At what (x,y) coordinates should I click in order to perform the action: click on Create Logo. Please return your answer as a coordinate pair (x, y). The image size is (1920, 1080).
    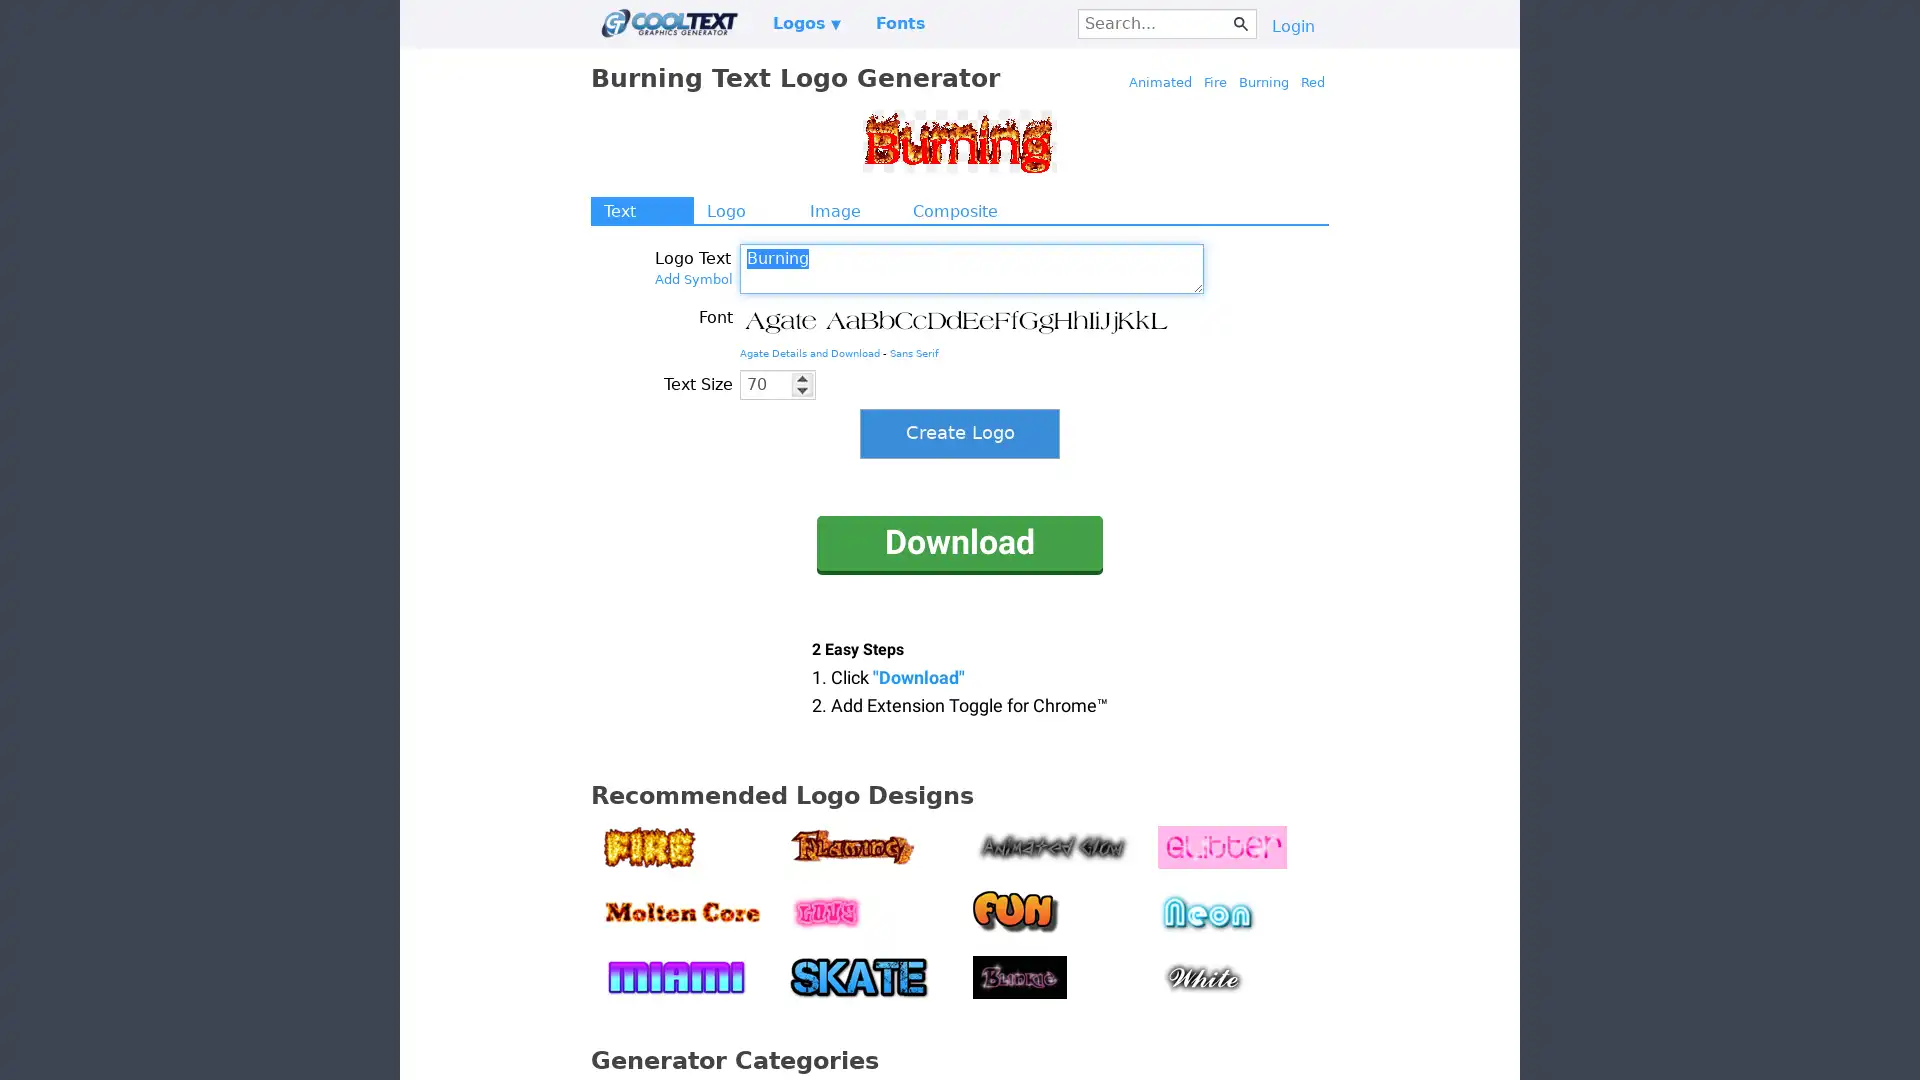
    Looking at the image, I should click on (960, 431).